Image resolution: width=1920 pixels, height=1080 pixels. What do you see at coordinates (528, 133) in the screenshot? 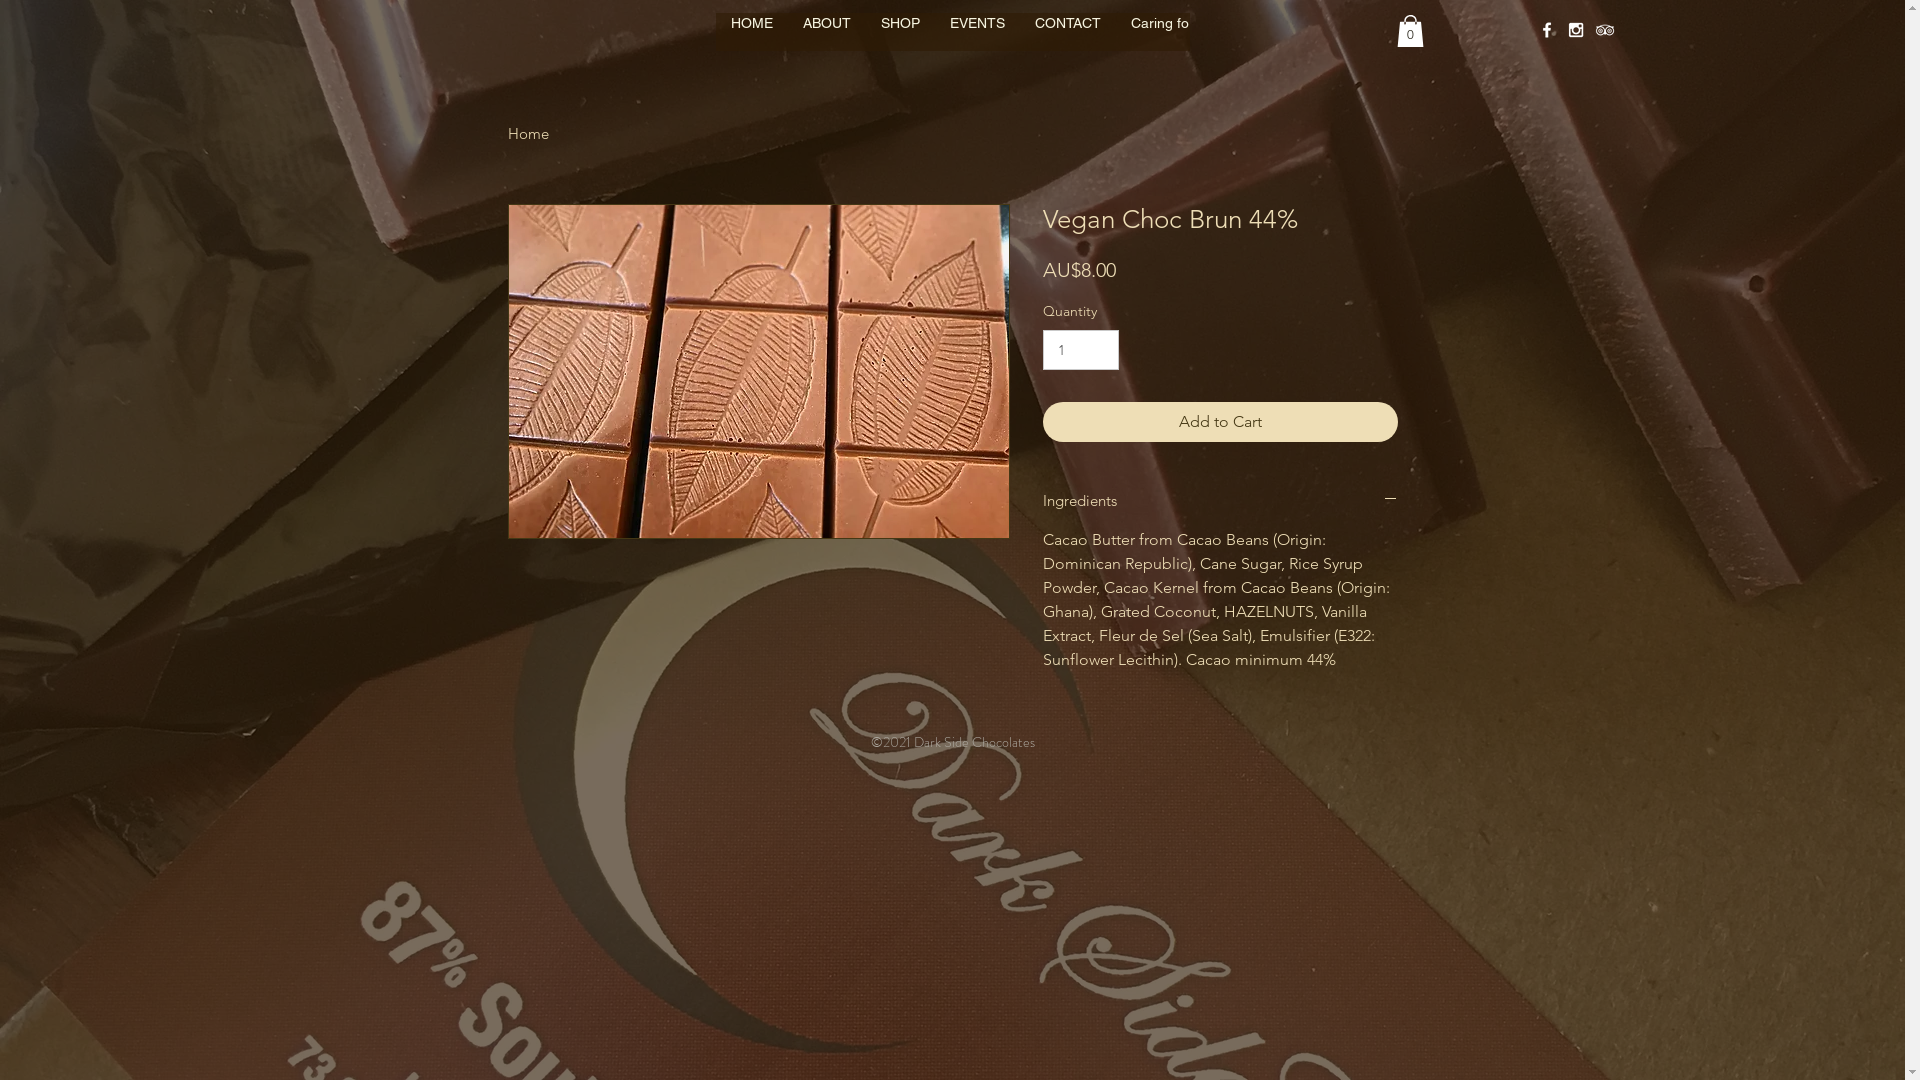
I see `'Home'` at bounding box center [528, 133].